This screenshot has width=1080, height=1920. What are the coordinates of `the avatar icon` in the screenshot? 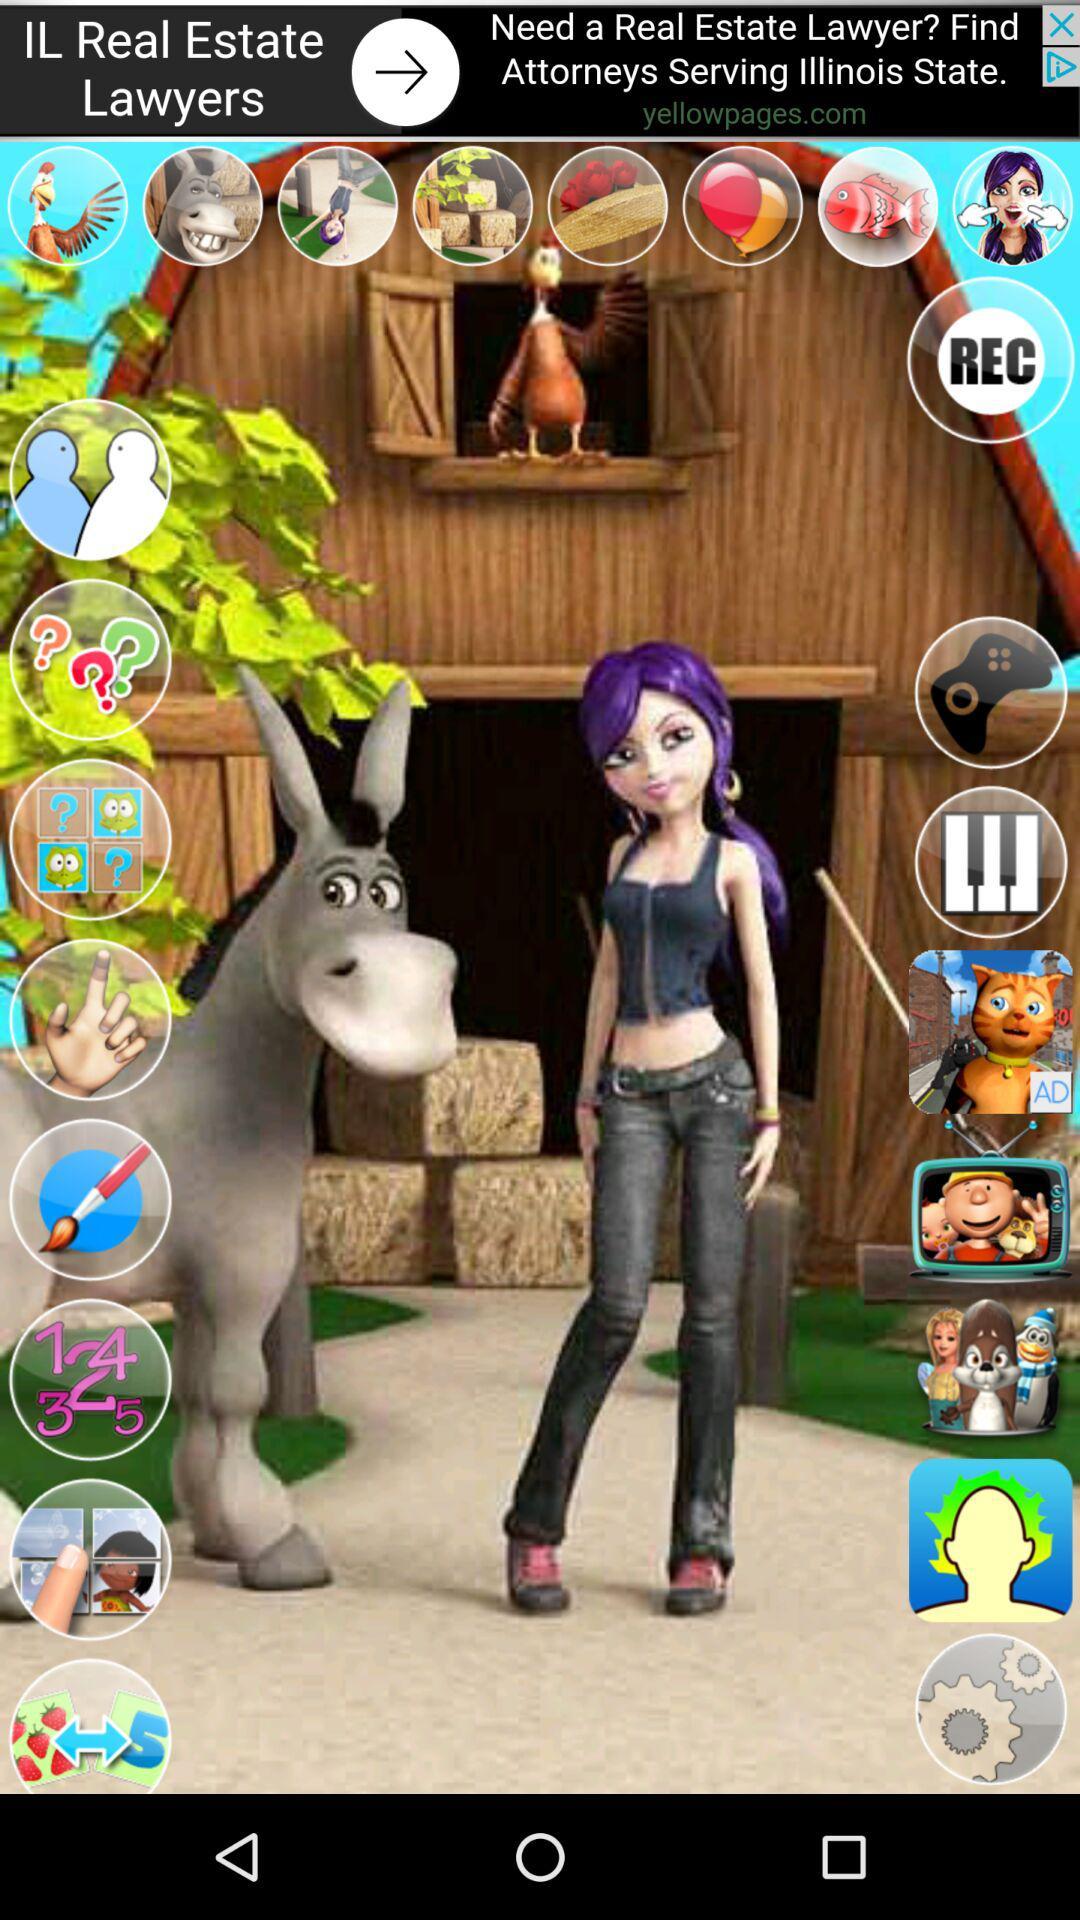 It's located at (88, 1669).